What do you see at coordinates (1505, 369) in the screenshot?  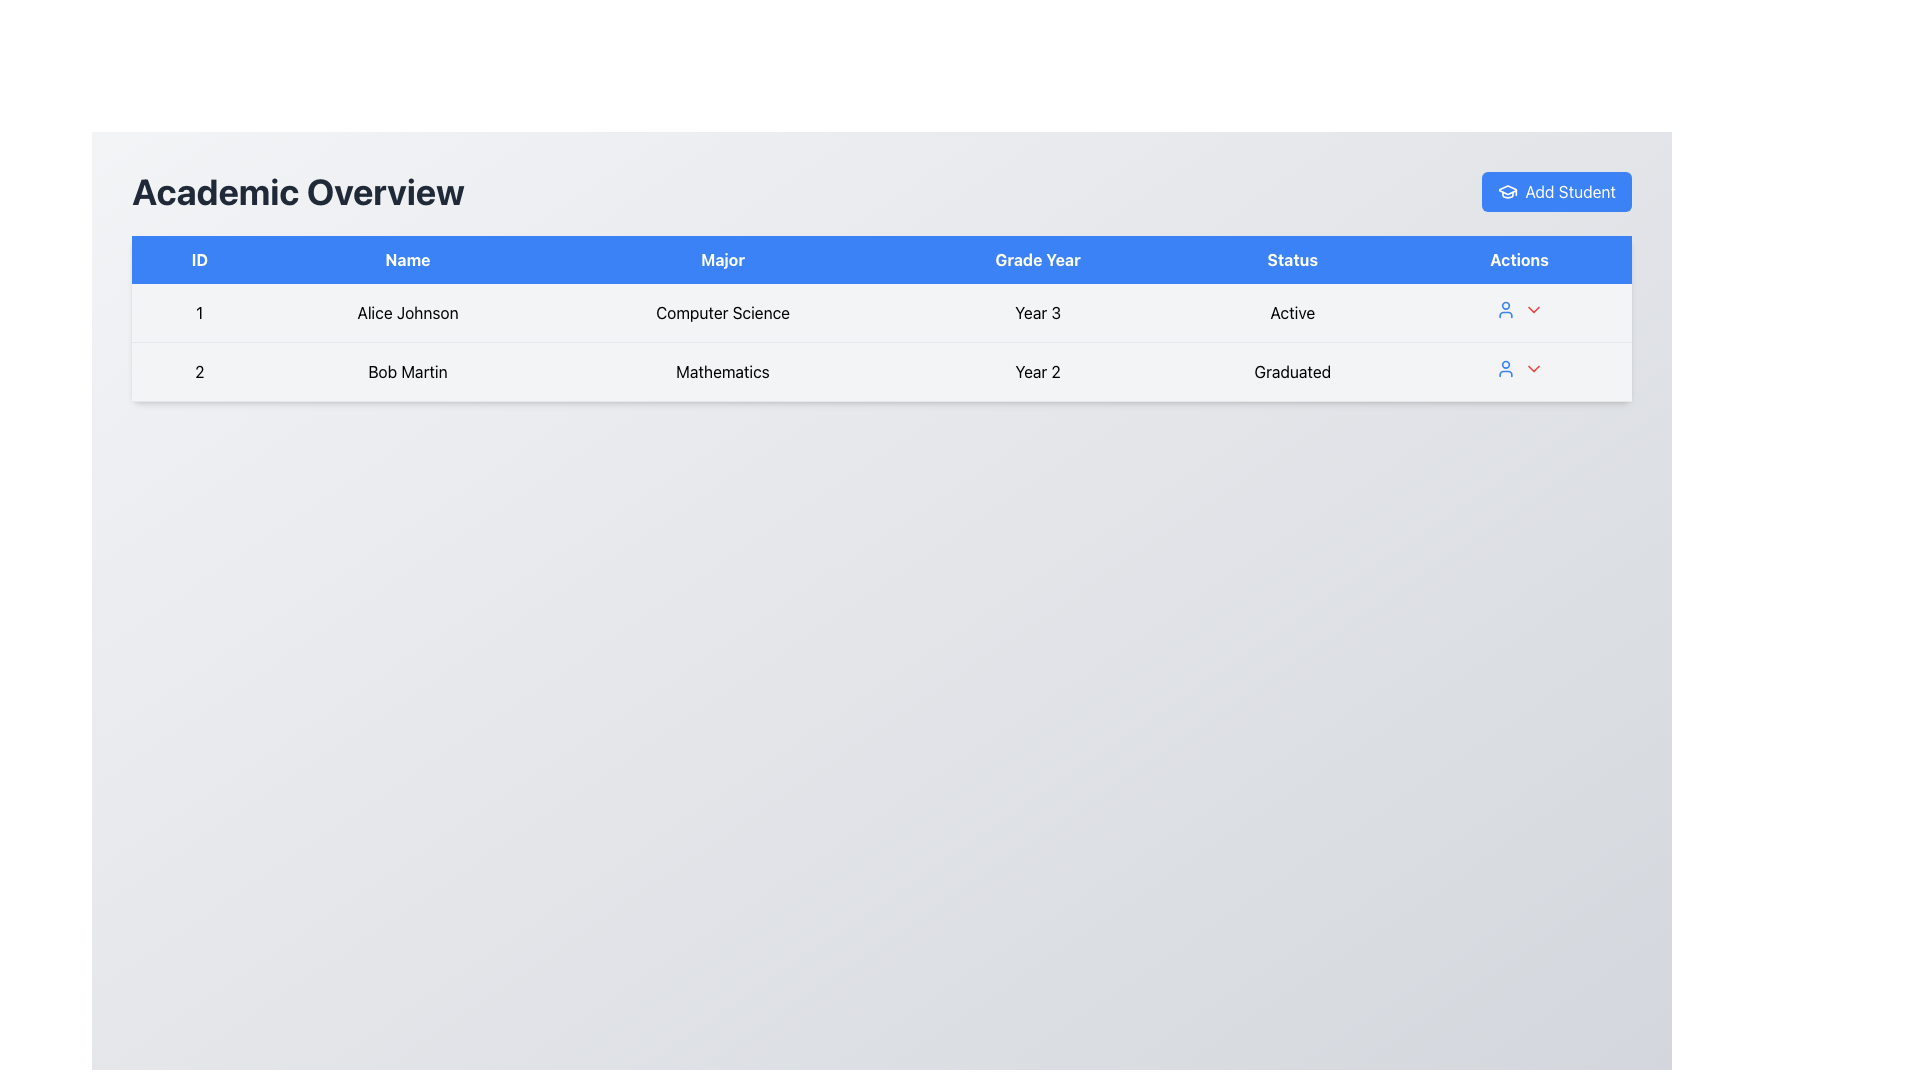 I see `the circular blue user-icon graphic located in the 'Actions' column of the first row` at bounding box center [1505, 369].